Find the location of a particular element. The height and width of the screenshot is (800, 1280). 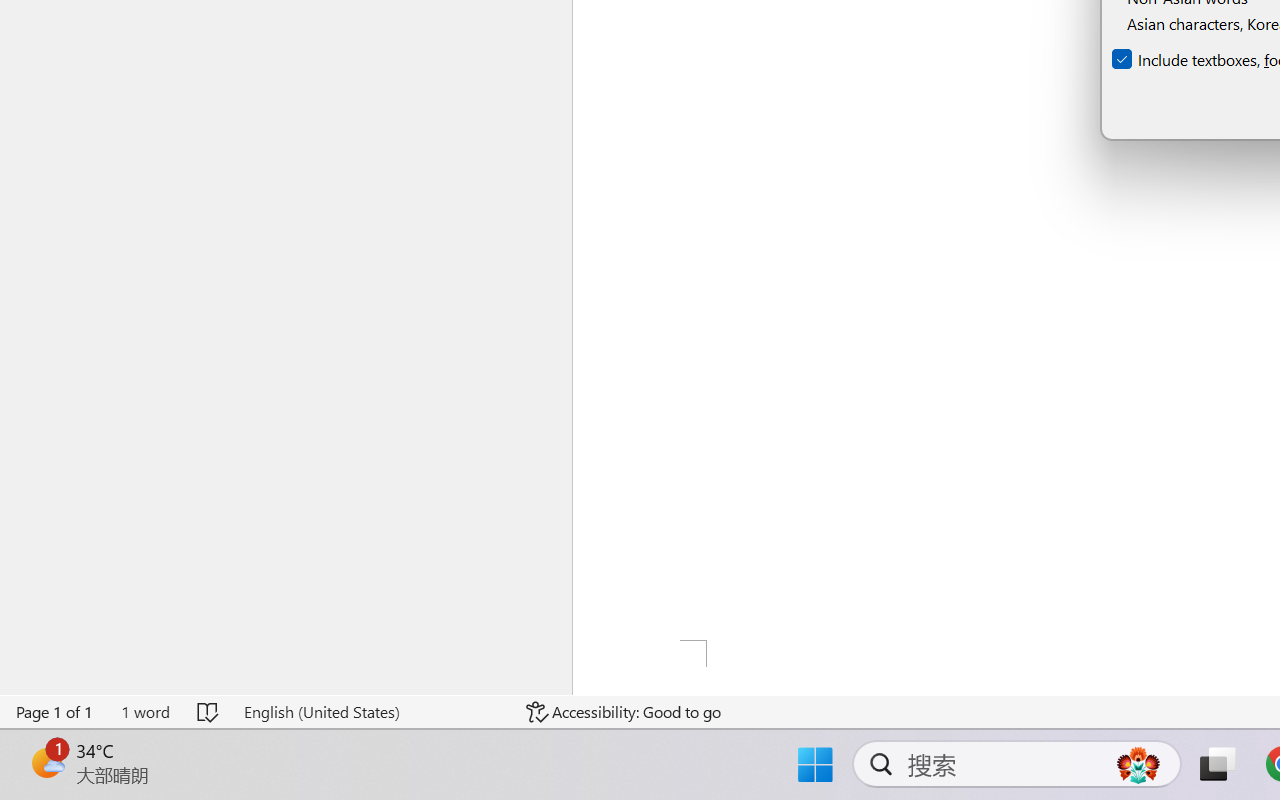

'AutomationID: BadgeAnchorLargeTicker' is located at coordinates (46, 762).